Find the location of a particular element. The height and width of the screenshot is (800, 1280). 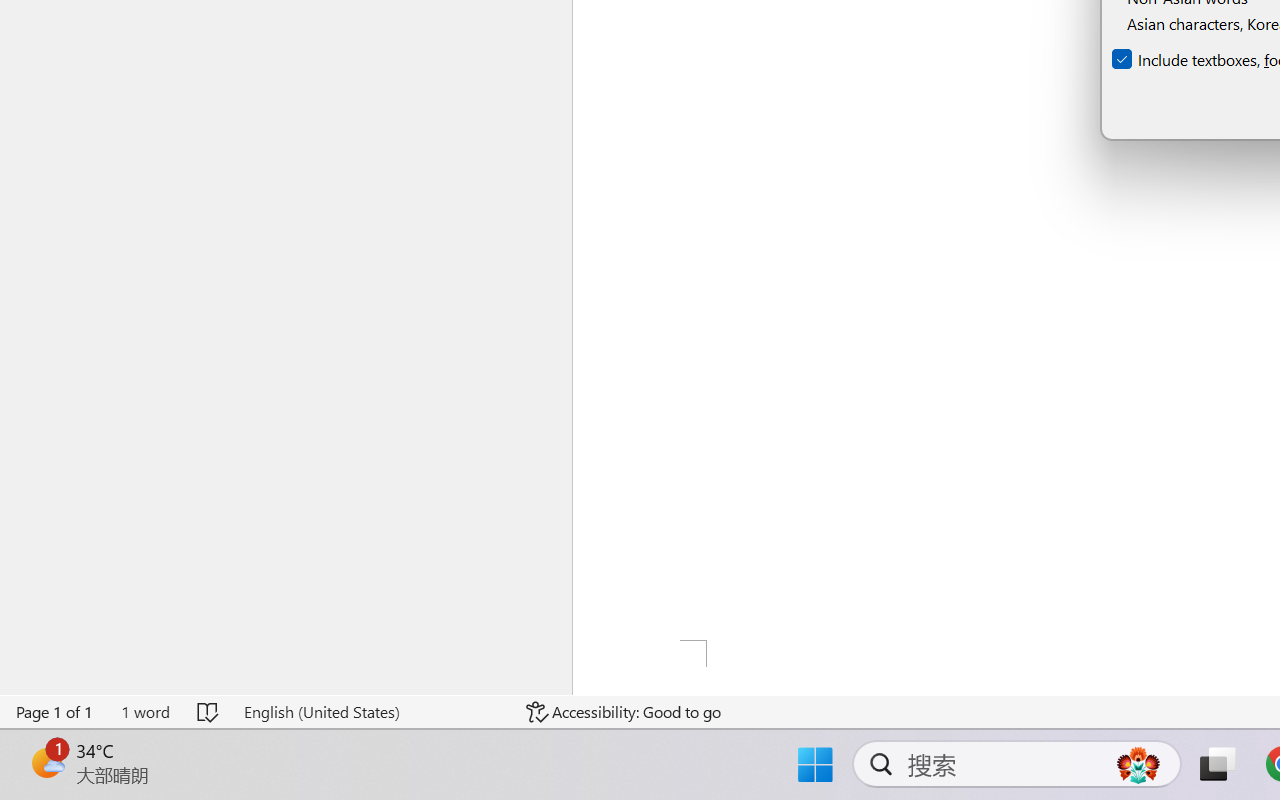

'AutomationID: BadgeAnchorLargeTicker' is located at coordinates (46, 762).